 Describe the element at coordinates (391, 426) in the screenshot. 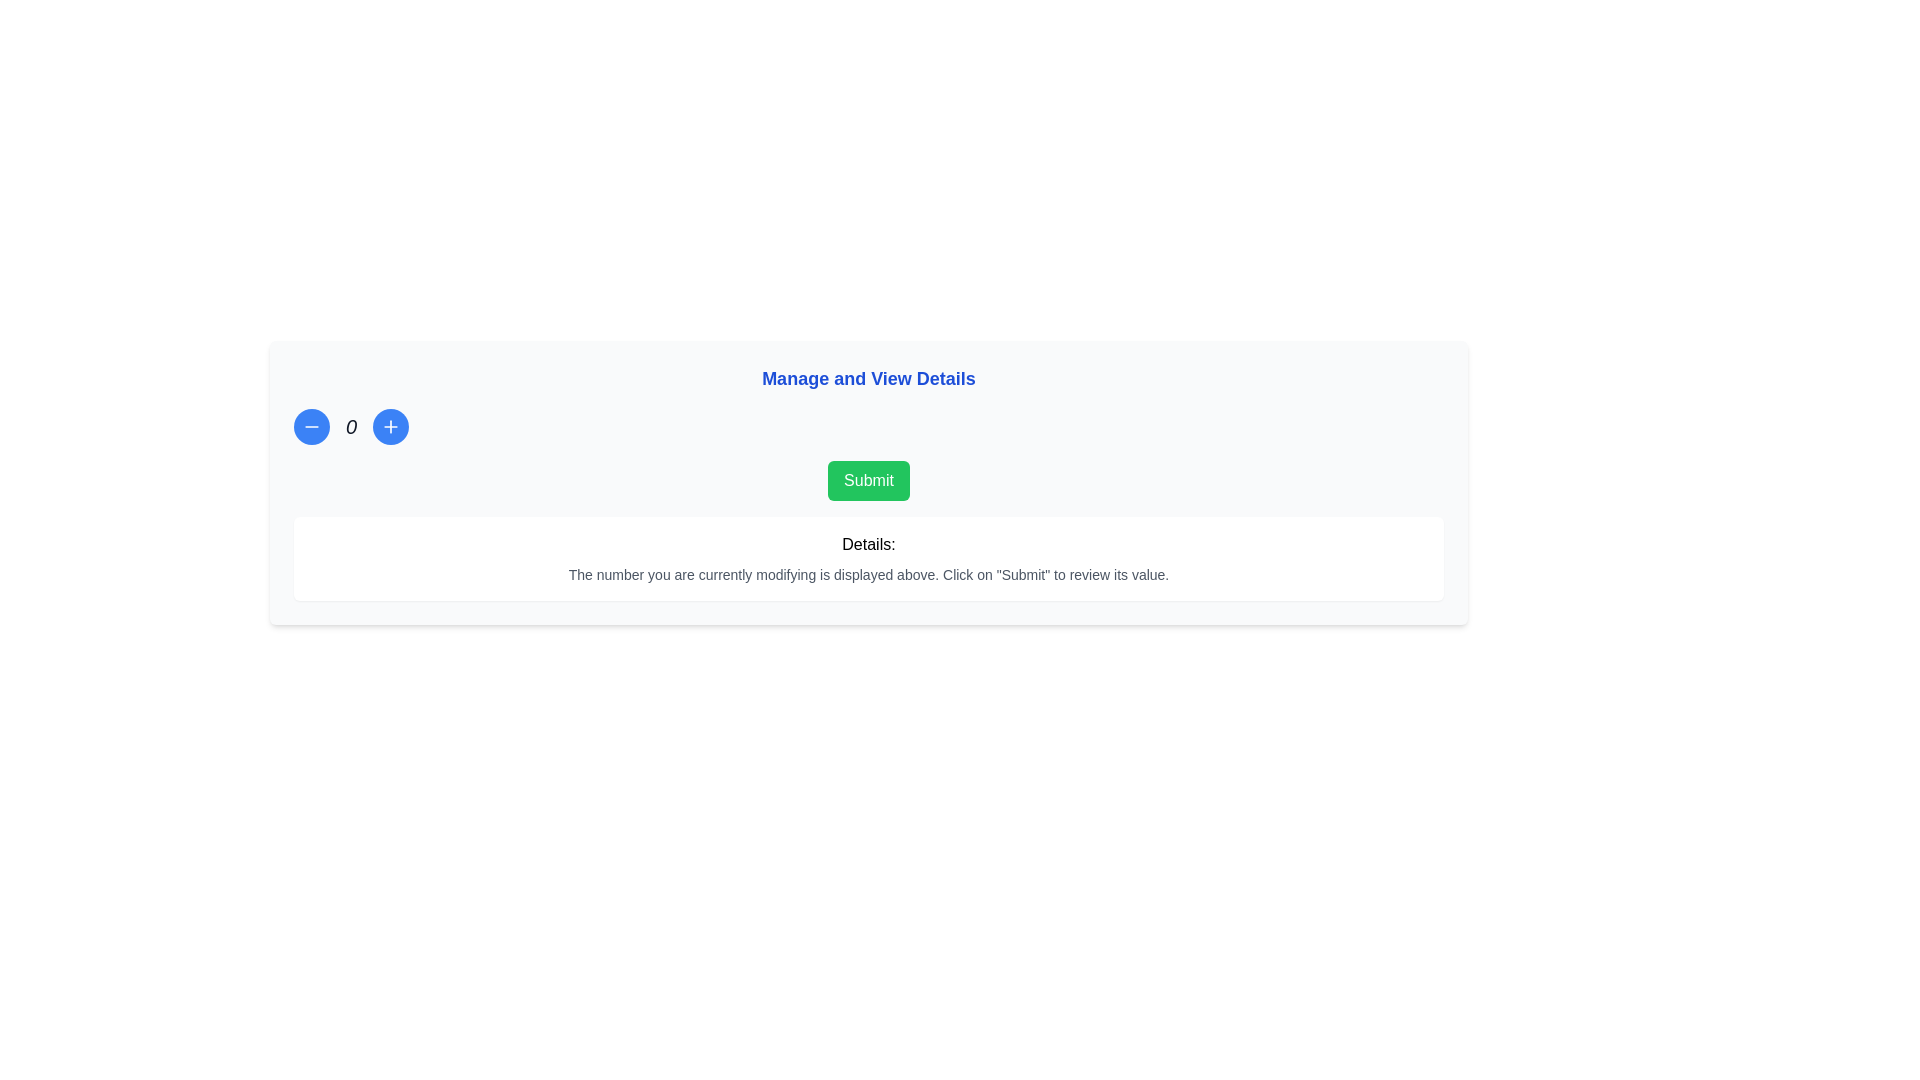

I see `the plus icon button, which is a thin-stroke plus sign on a blue circular background, located beside the numeric indicator '0' in the control widget` at that location.